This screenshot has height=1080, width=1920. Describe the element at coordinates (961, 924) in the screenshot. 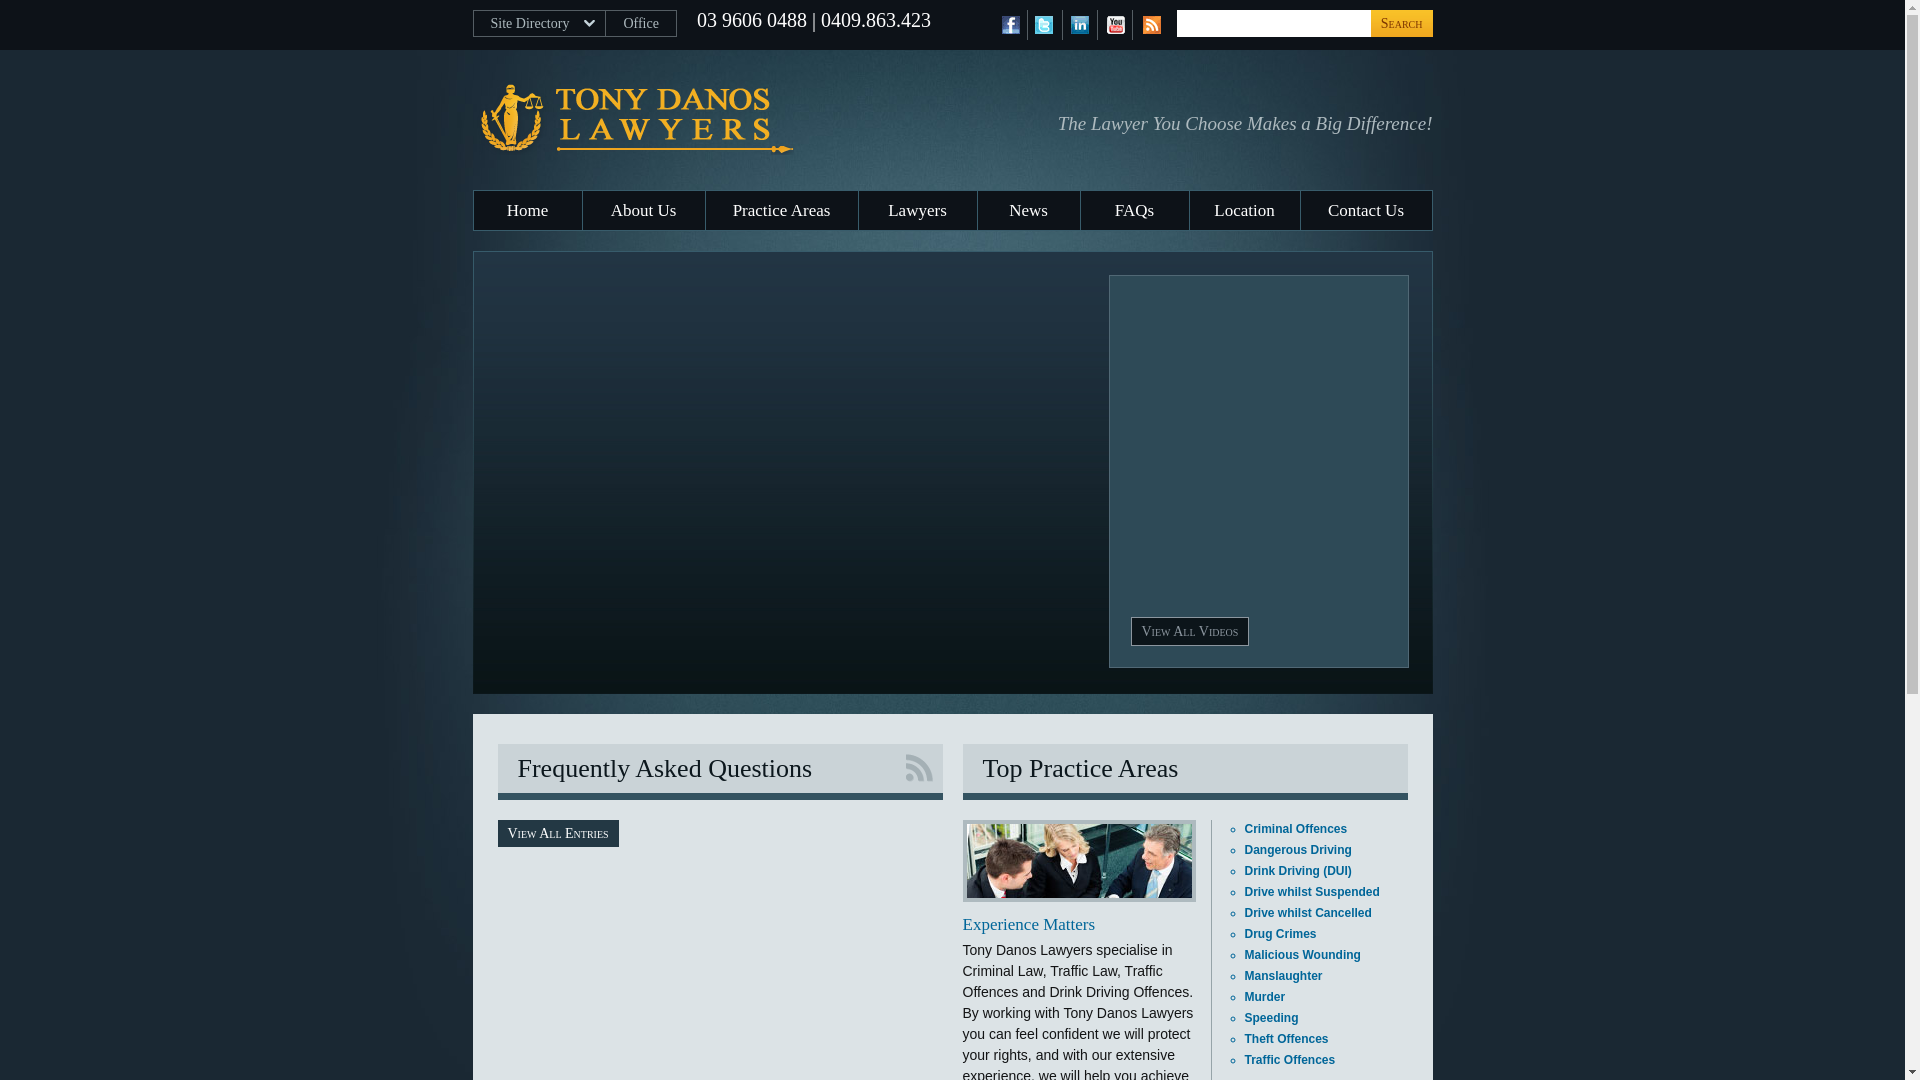

I see `'Experience Matters'` at that location.